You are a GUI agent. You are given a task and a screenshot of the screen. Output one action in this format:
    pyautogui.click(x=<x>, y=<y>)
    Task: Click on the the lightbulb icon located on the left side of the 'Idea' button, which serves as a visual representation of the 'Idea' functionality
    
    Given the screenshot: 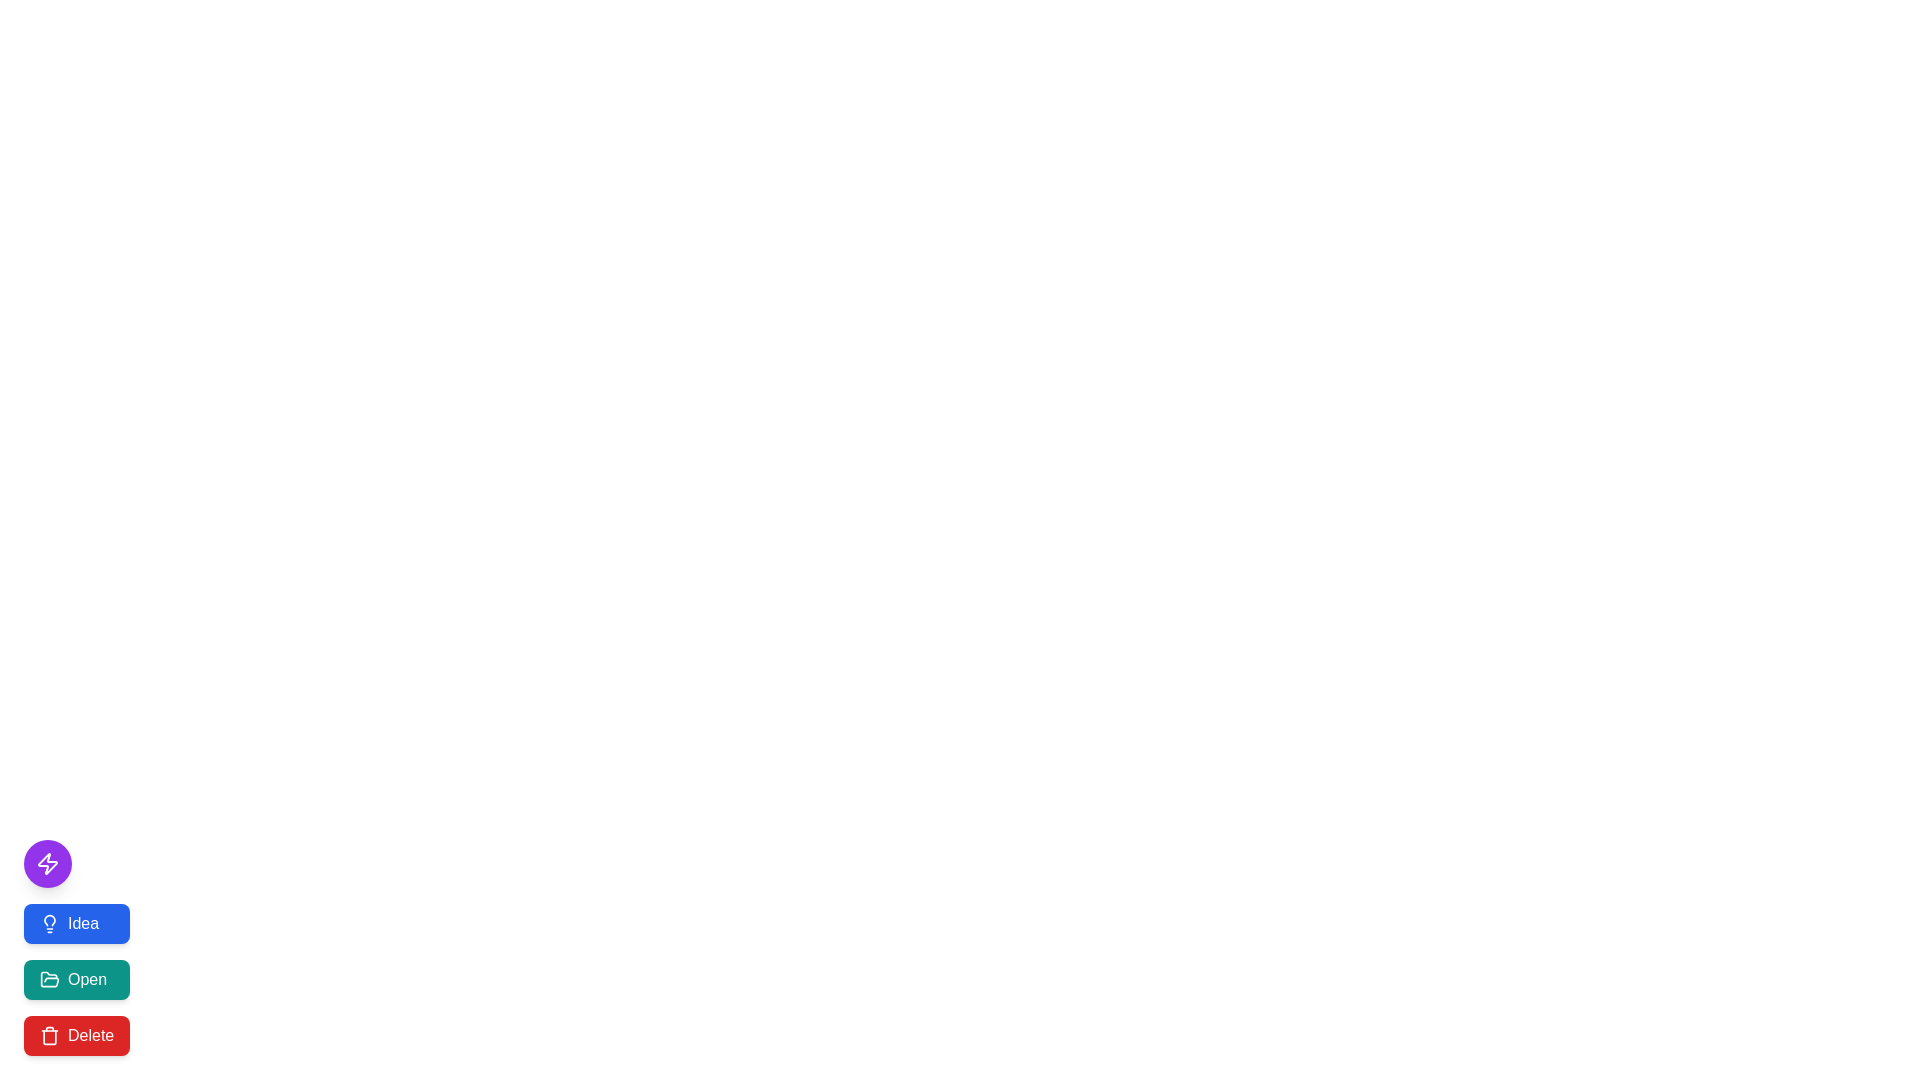 What is the action you would take?
    pyautogui.click(x=49, y=924)
    